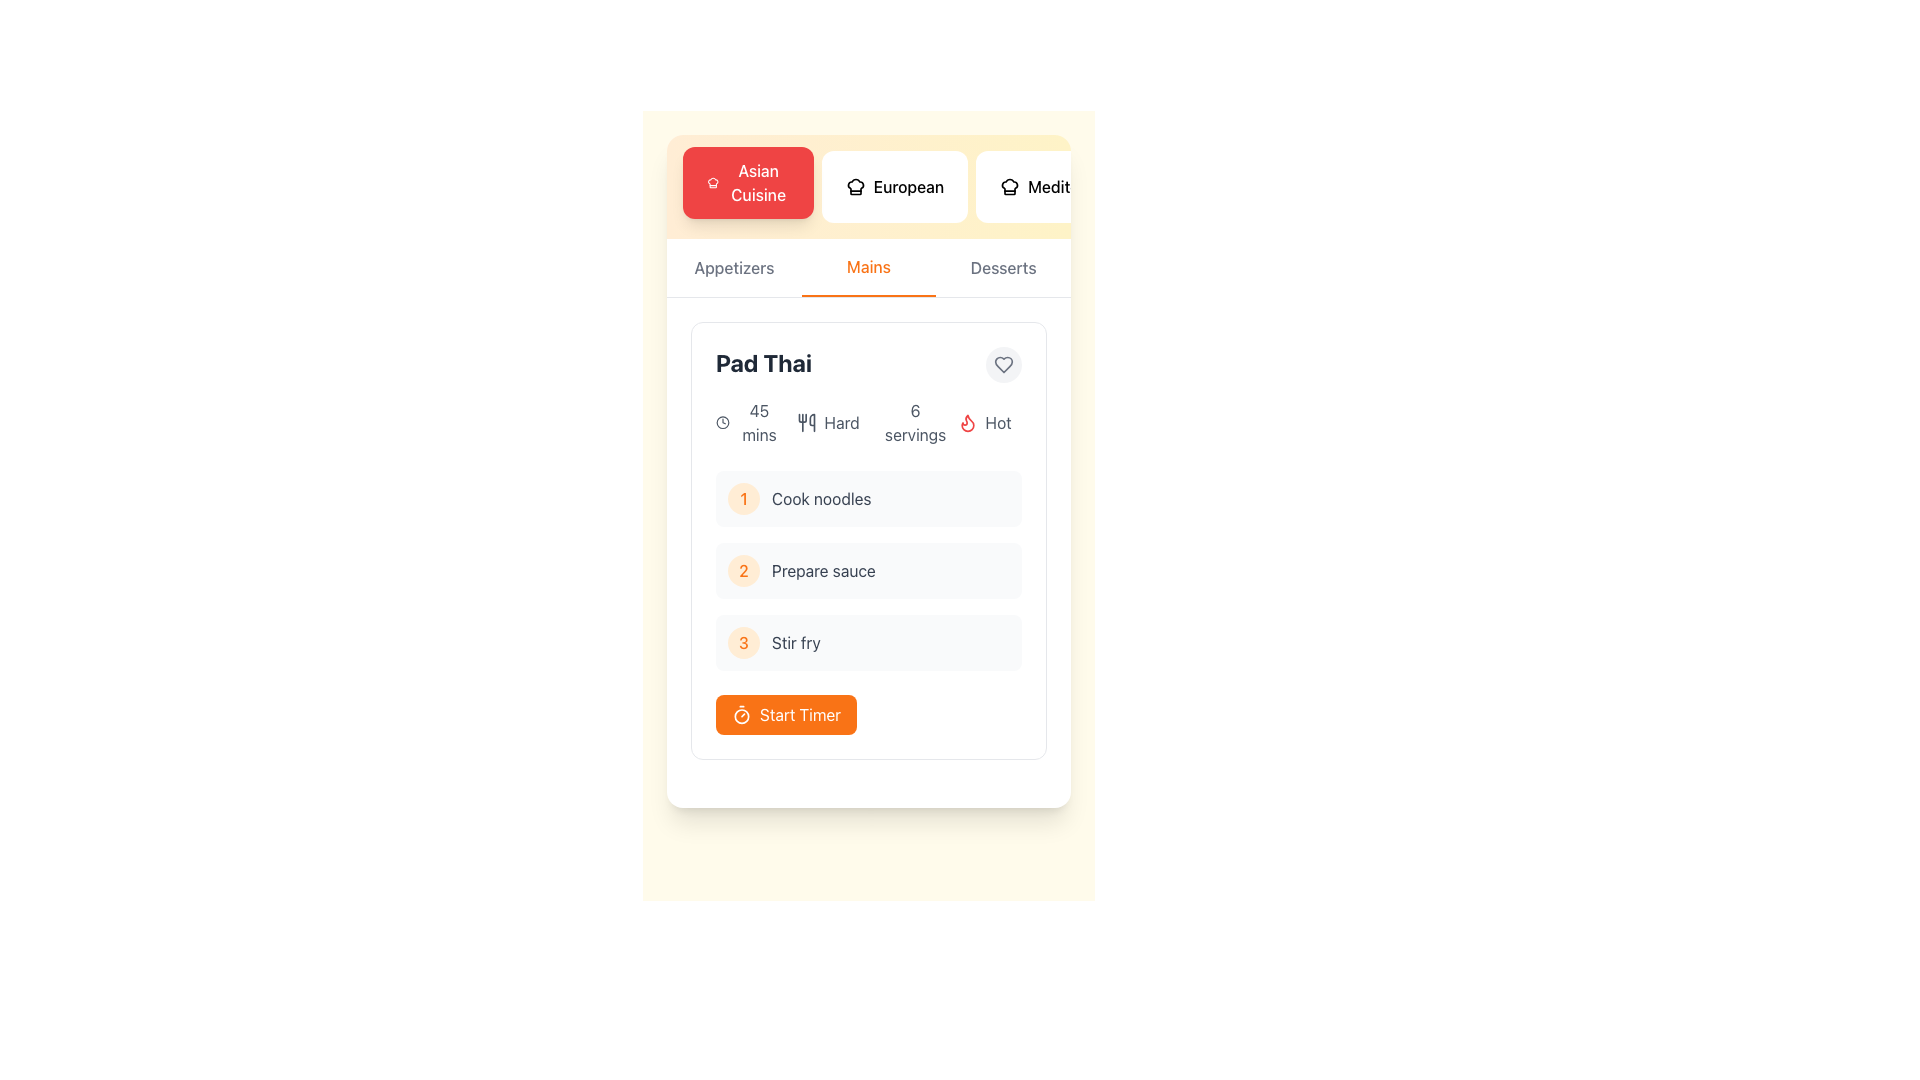 This screenshot has width=1920, height=1080. Describe the element at coordinates (998, 422) in the screenshot. I see `the text label indicating the recipe's spiciness or temperature, positioned to the right of the flame icon` at that location.